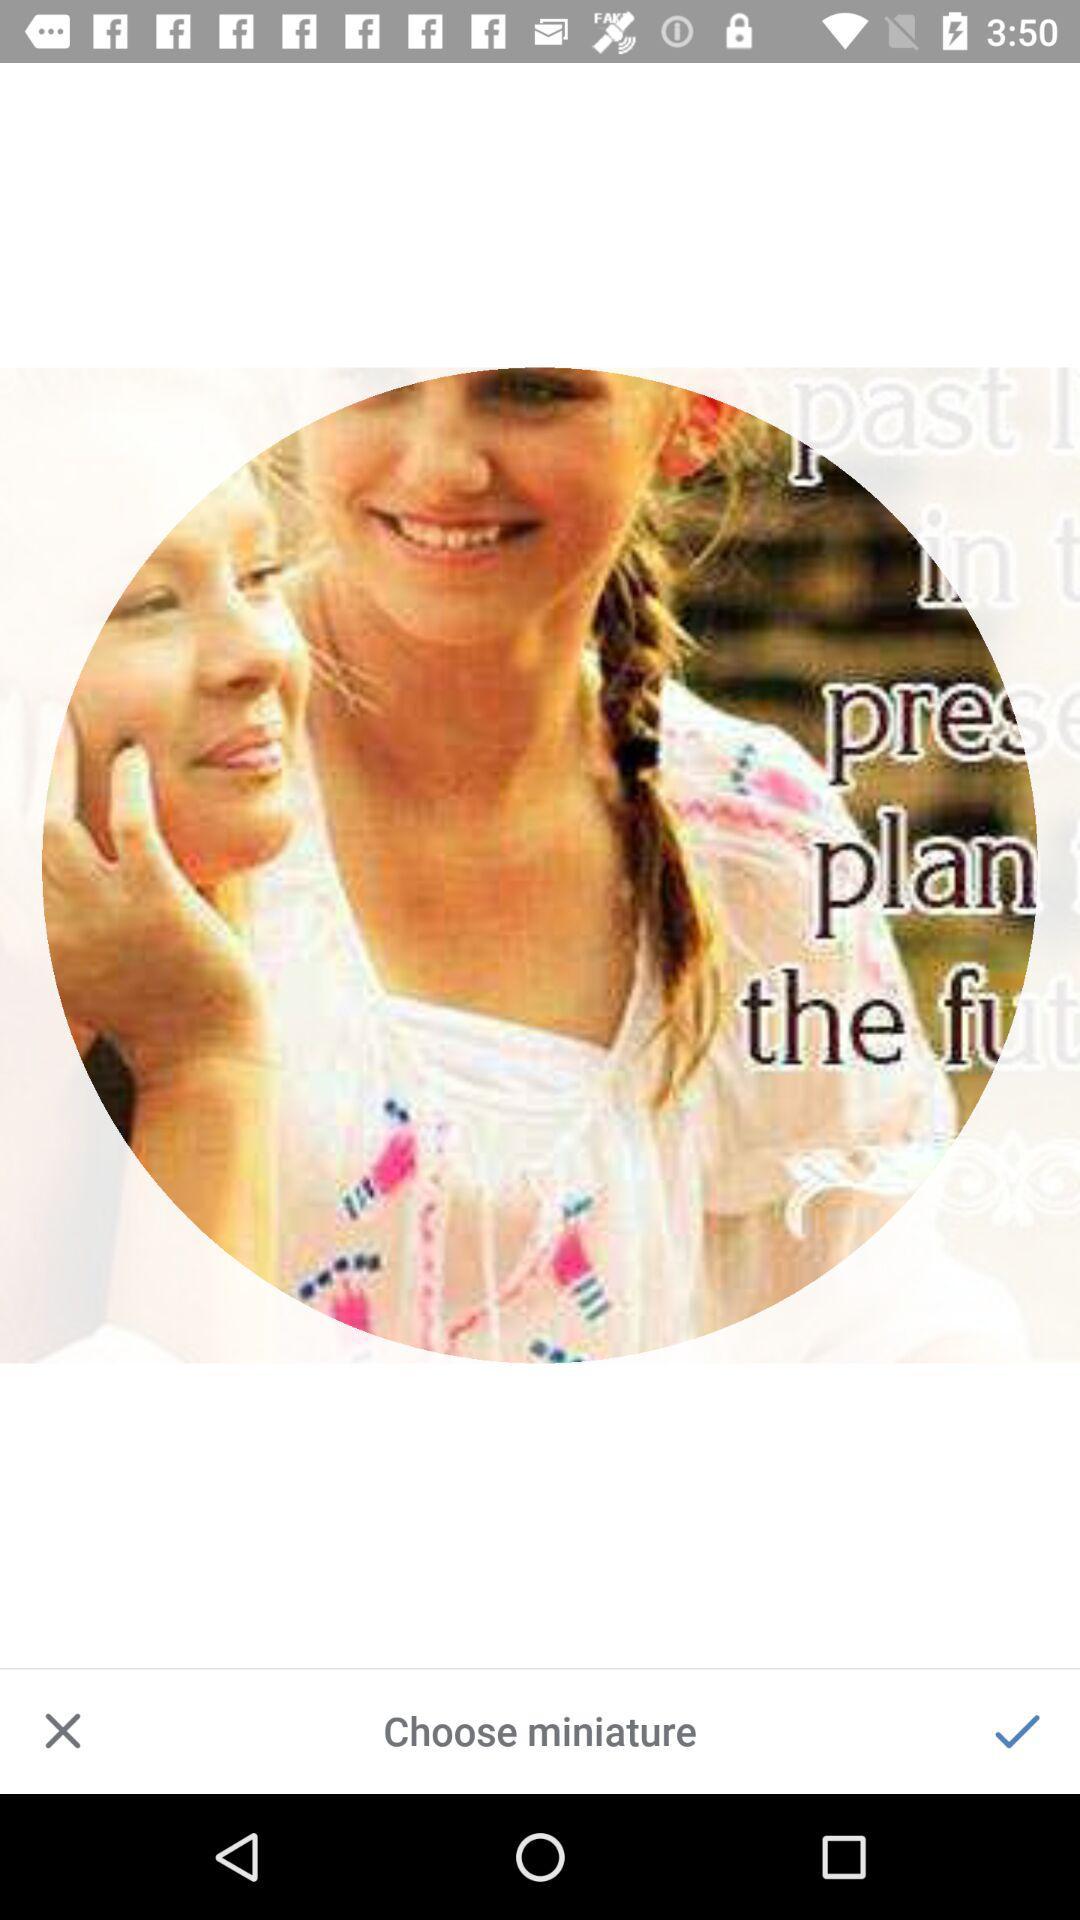 The height and width of the screenshot is (1920, 1080). Describe the element at coordinates (61, 1730) in the screenshot. I see `page` at that location.